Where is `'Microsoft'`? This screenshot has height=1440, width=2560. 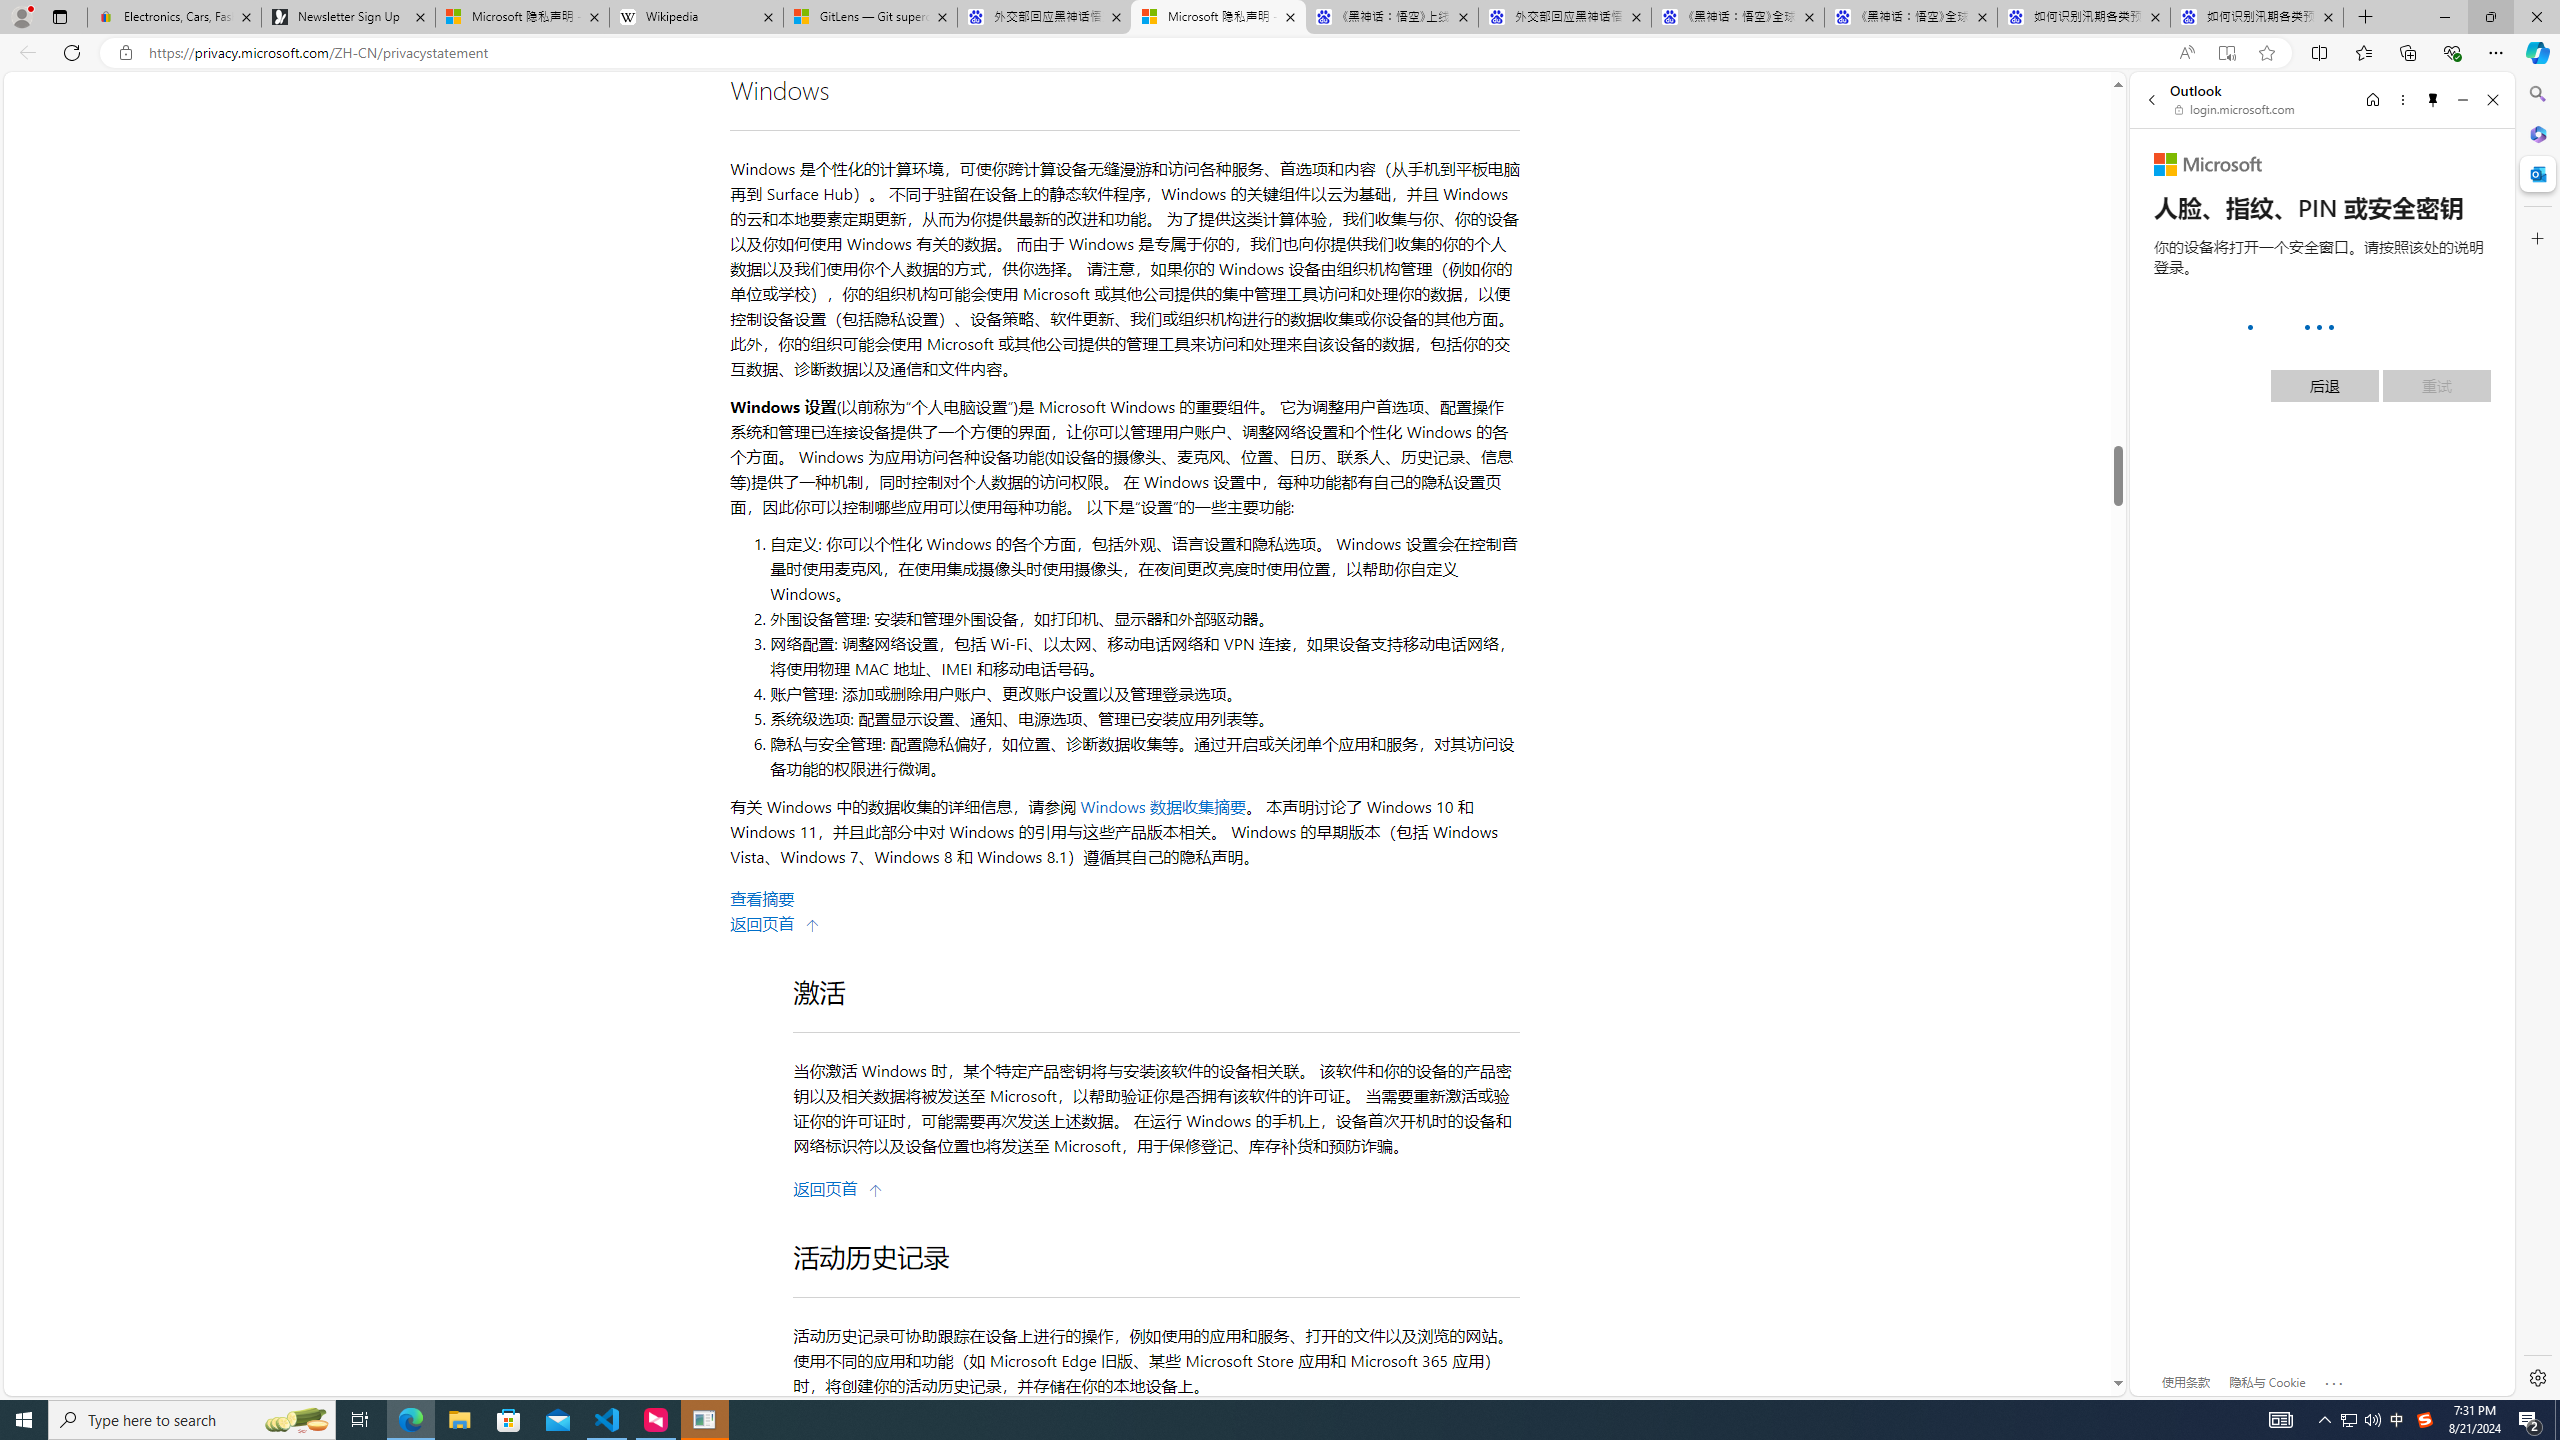
'Microsoft' is located at coordinates (2208, 164).